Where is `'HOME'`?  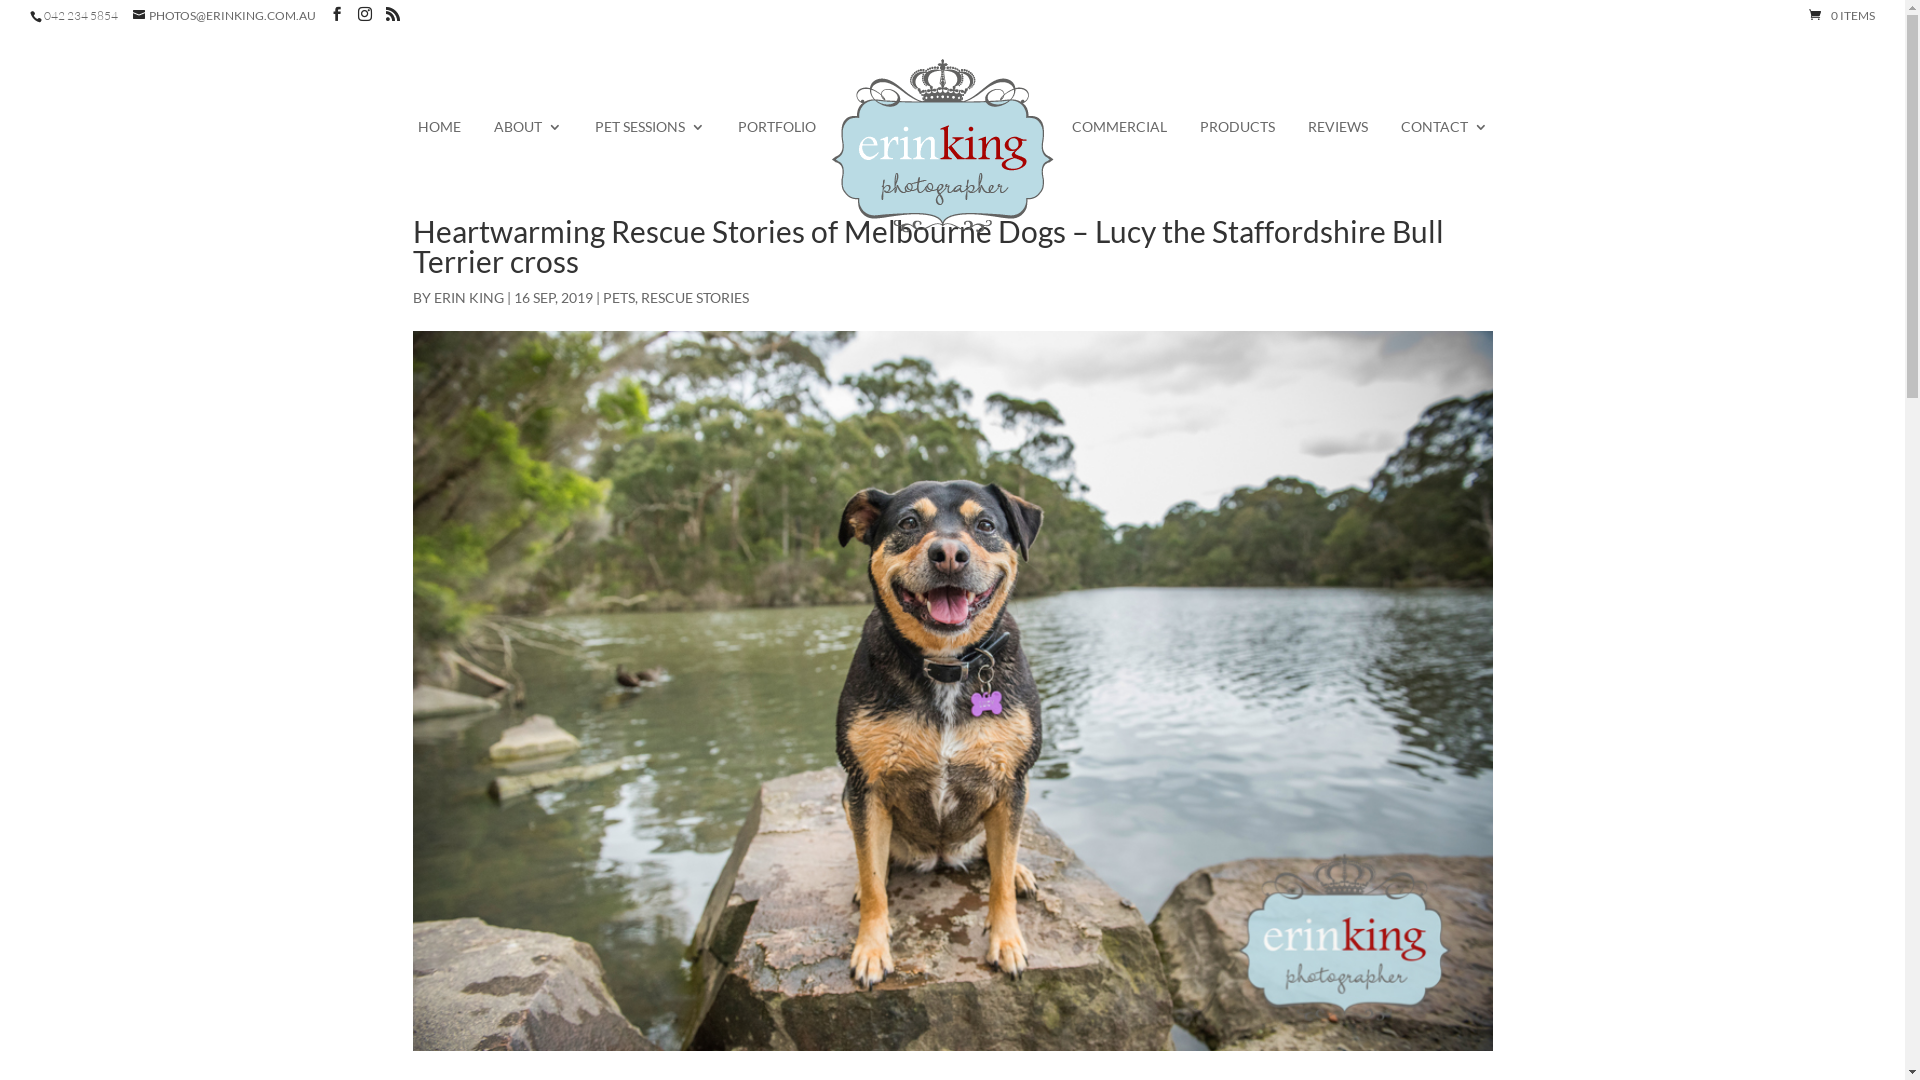
'HOME' is located at coordinates (438, 138).